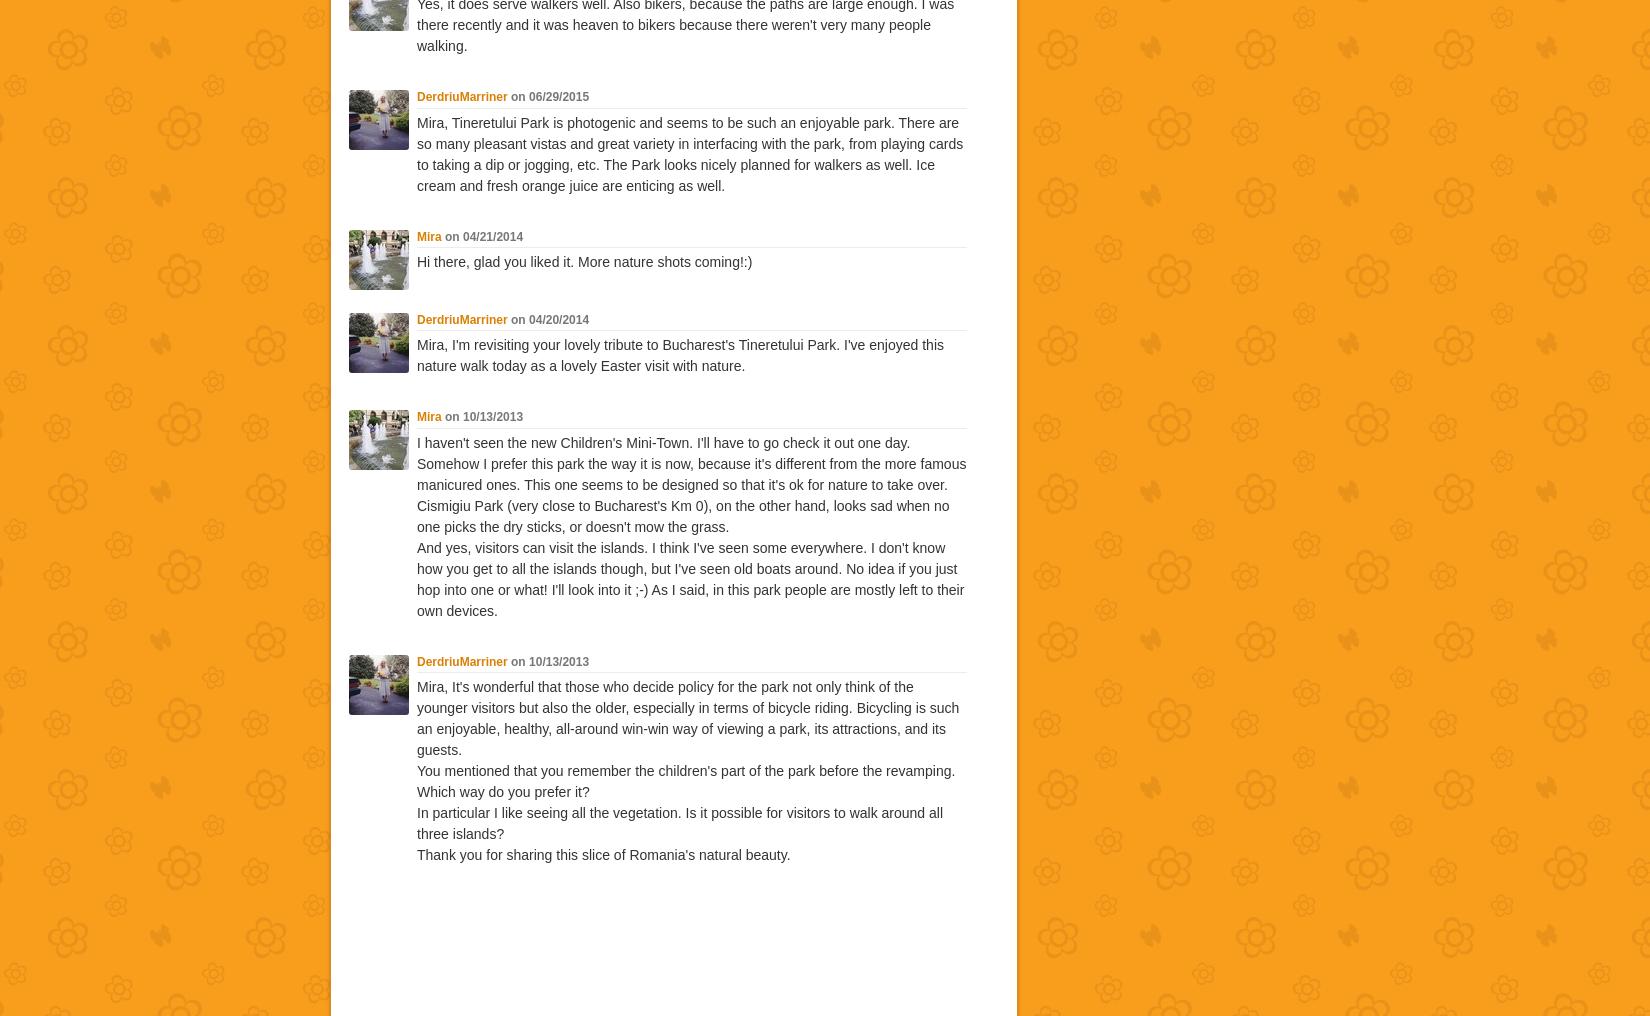 The width and height of the screenshot is (1650, 1016). I want to click on 'Somehow I prefer this park the way it is now, because it's different from the more famous manicured ones. This one seems to be designed so that it's ok for nature to take over. Cismigiu Park (very close to Bucharest's Km 0), on the other hand, looks sad when no one picks the dry sticks, or doesn't mow the grass.', so click(690, 494).